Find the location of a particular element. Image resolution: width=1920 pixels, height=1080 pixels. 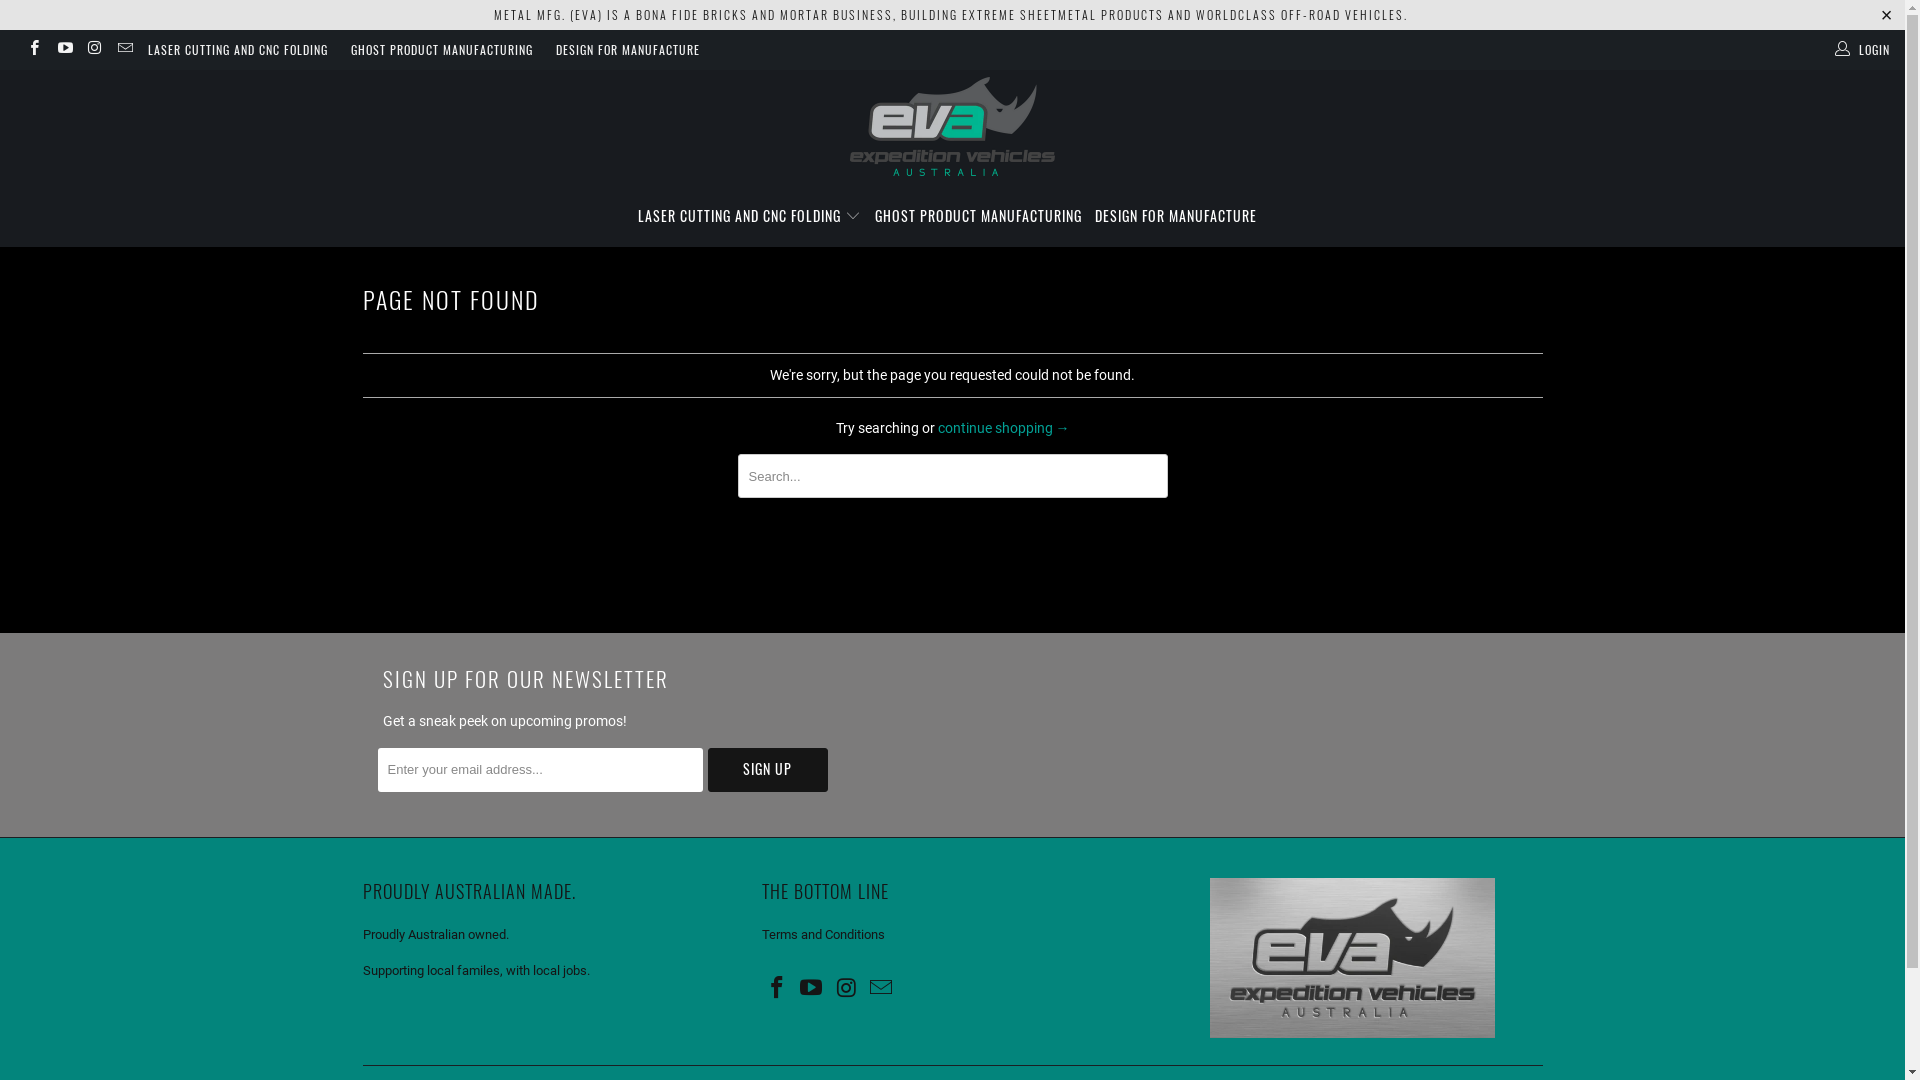

'Sign Up' is located at coordinates (767, 769).